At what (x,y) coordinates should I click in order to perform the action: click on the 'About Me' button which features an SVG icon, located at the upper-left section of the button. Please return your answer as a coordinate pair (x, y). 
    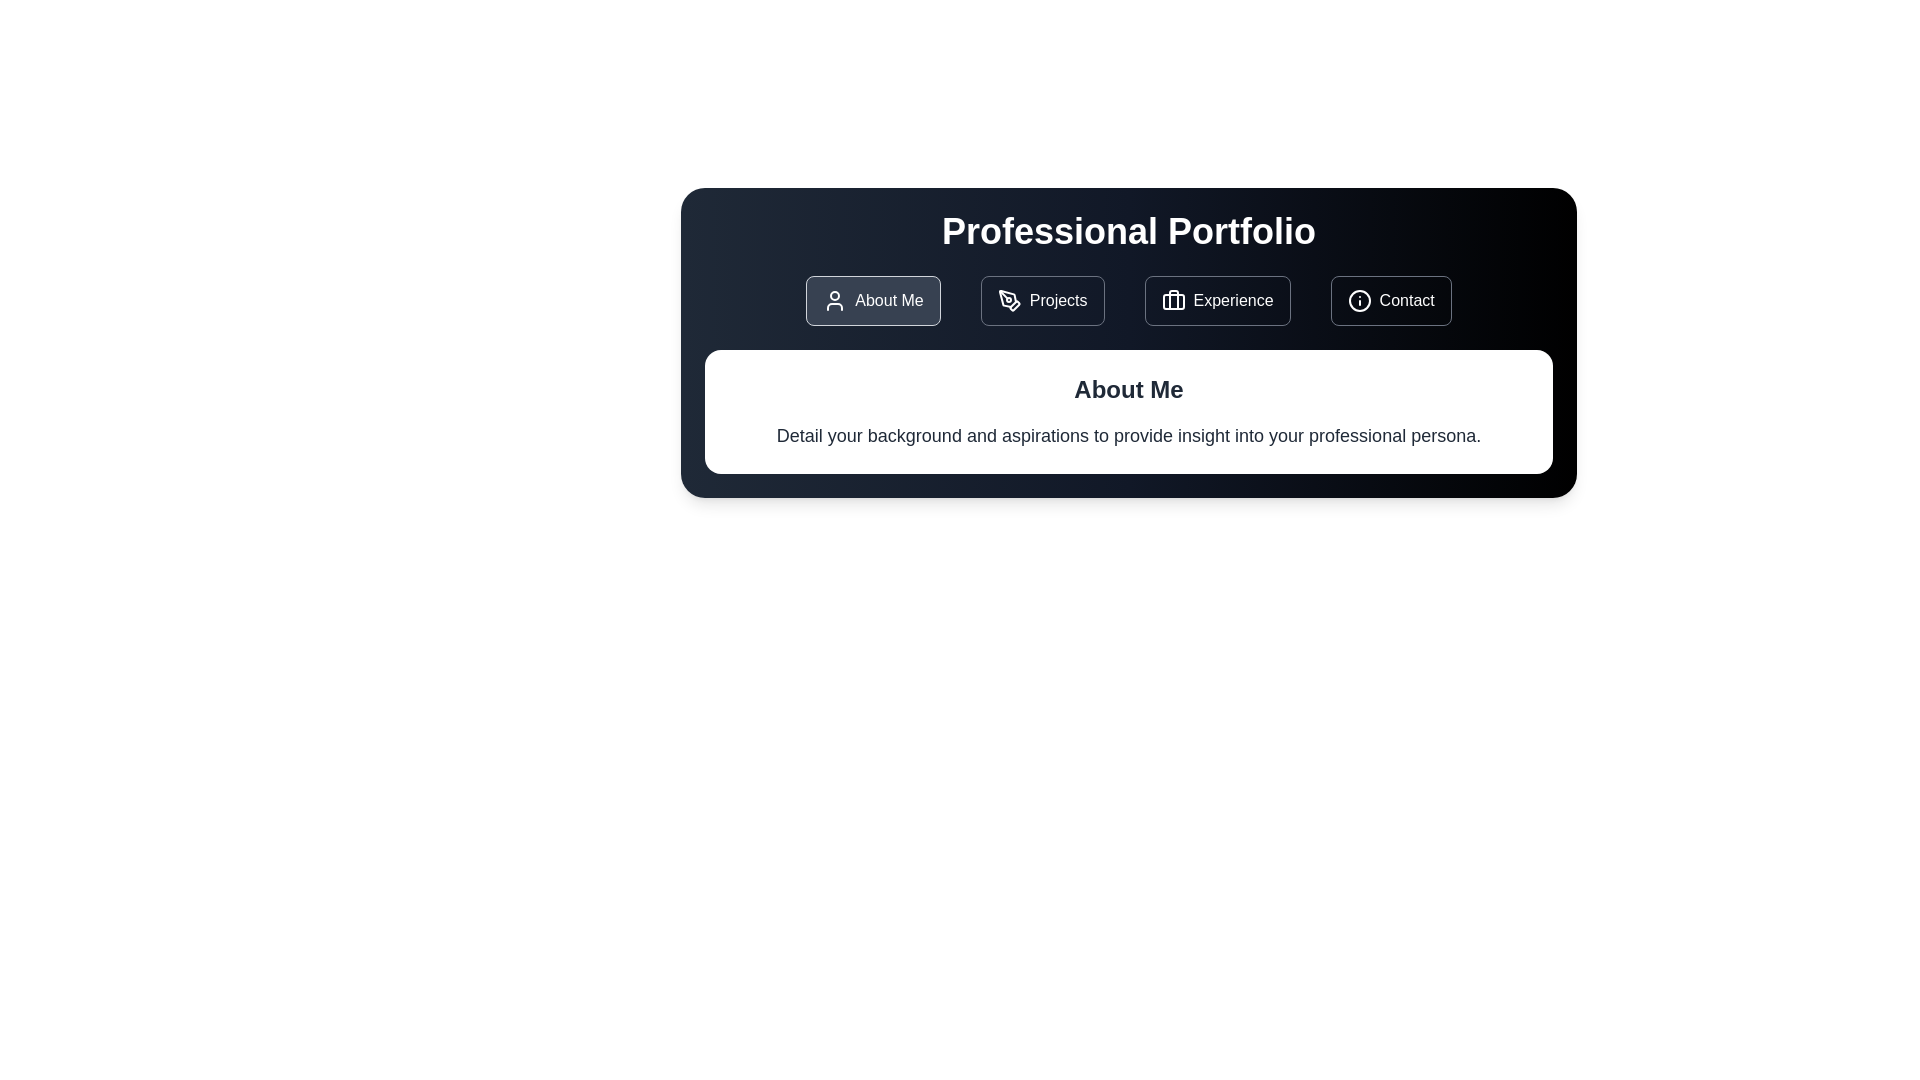
    Looking at the image, I should click on (835, 300).